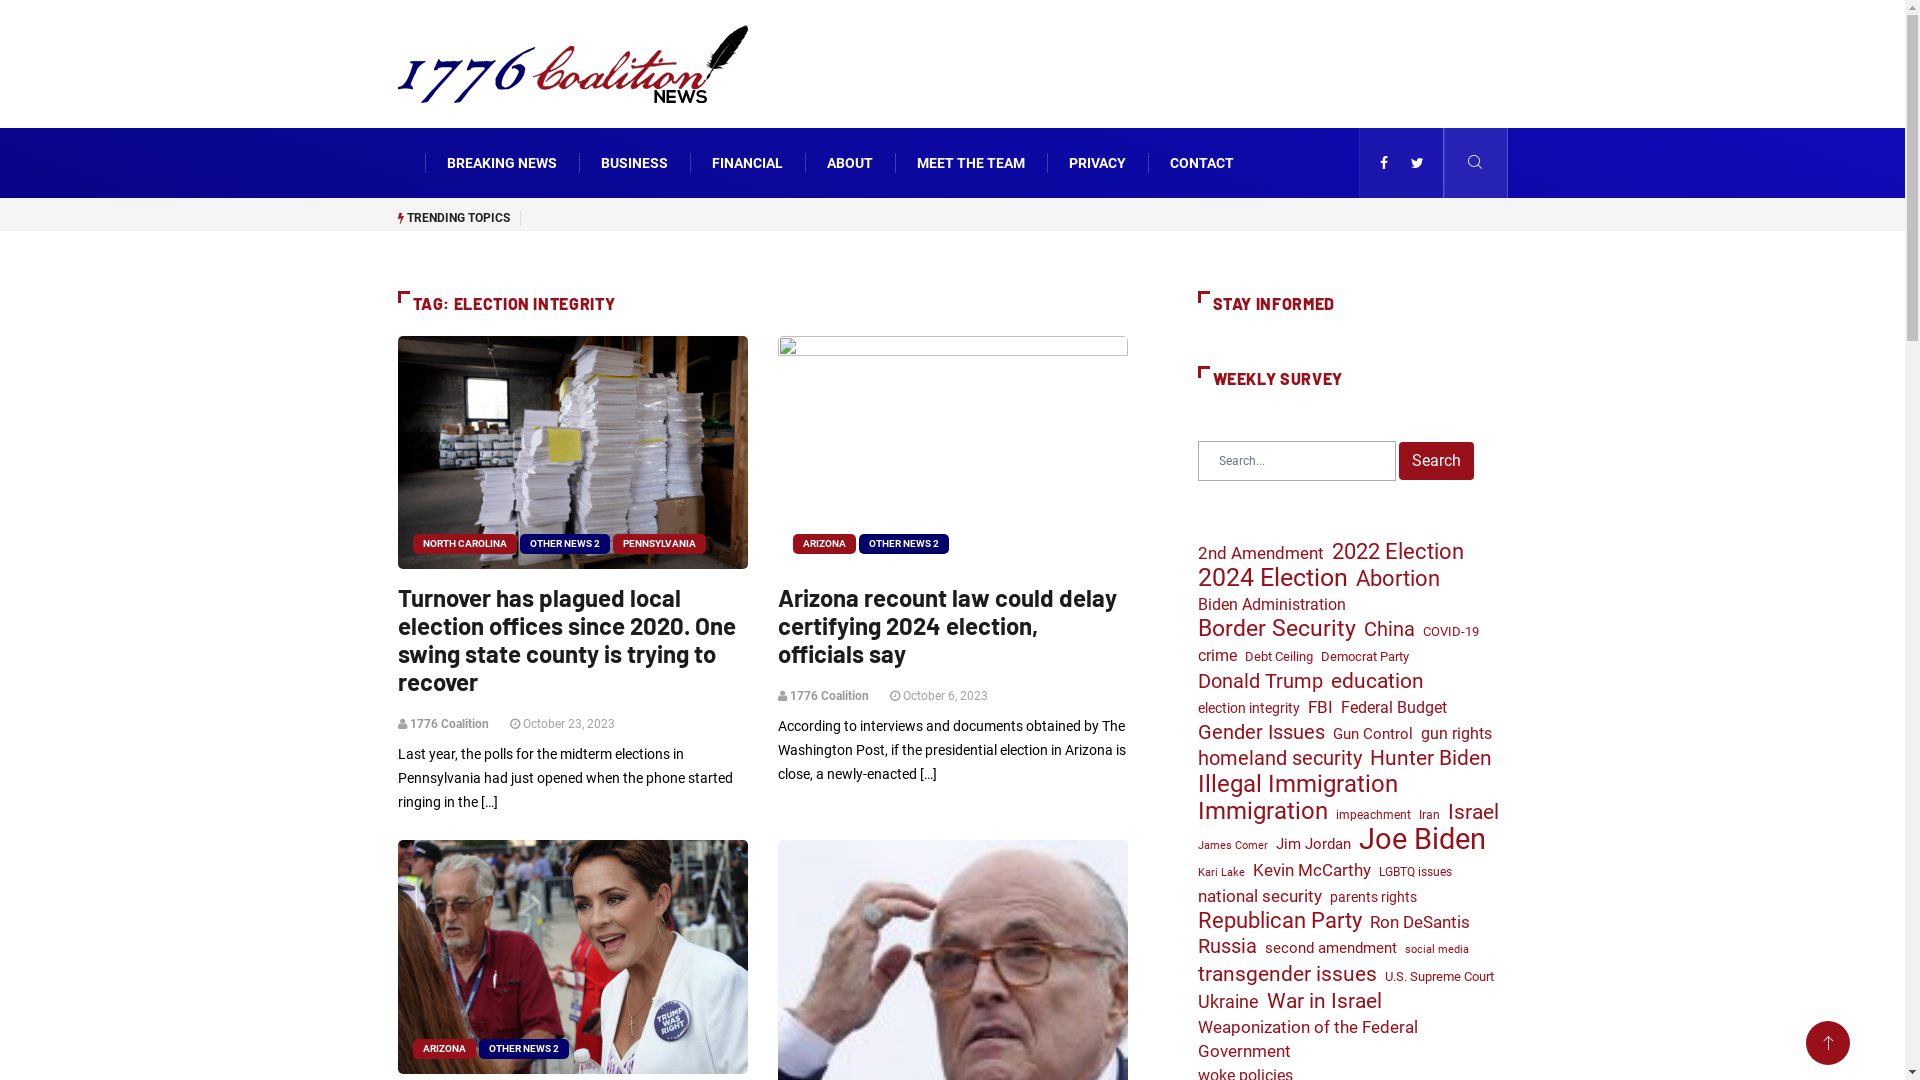  I want to click on 'PENNSYLVANIA', so click(658, 543).